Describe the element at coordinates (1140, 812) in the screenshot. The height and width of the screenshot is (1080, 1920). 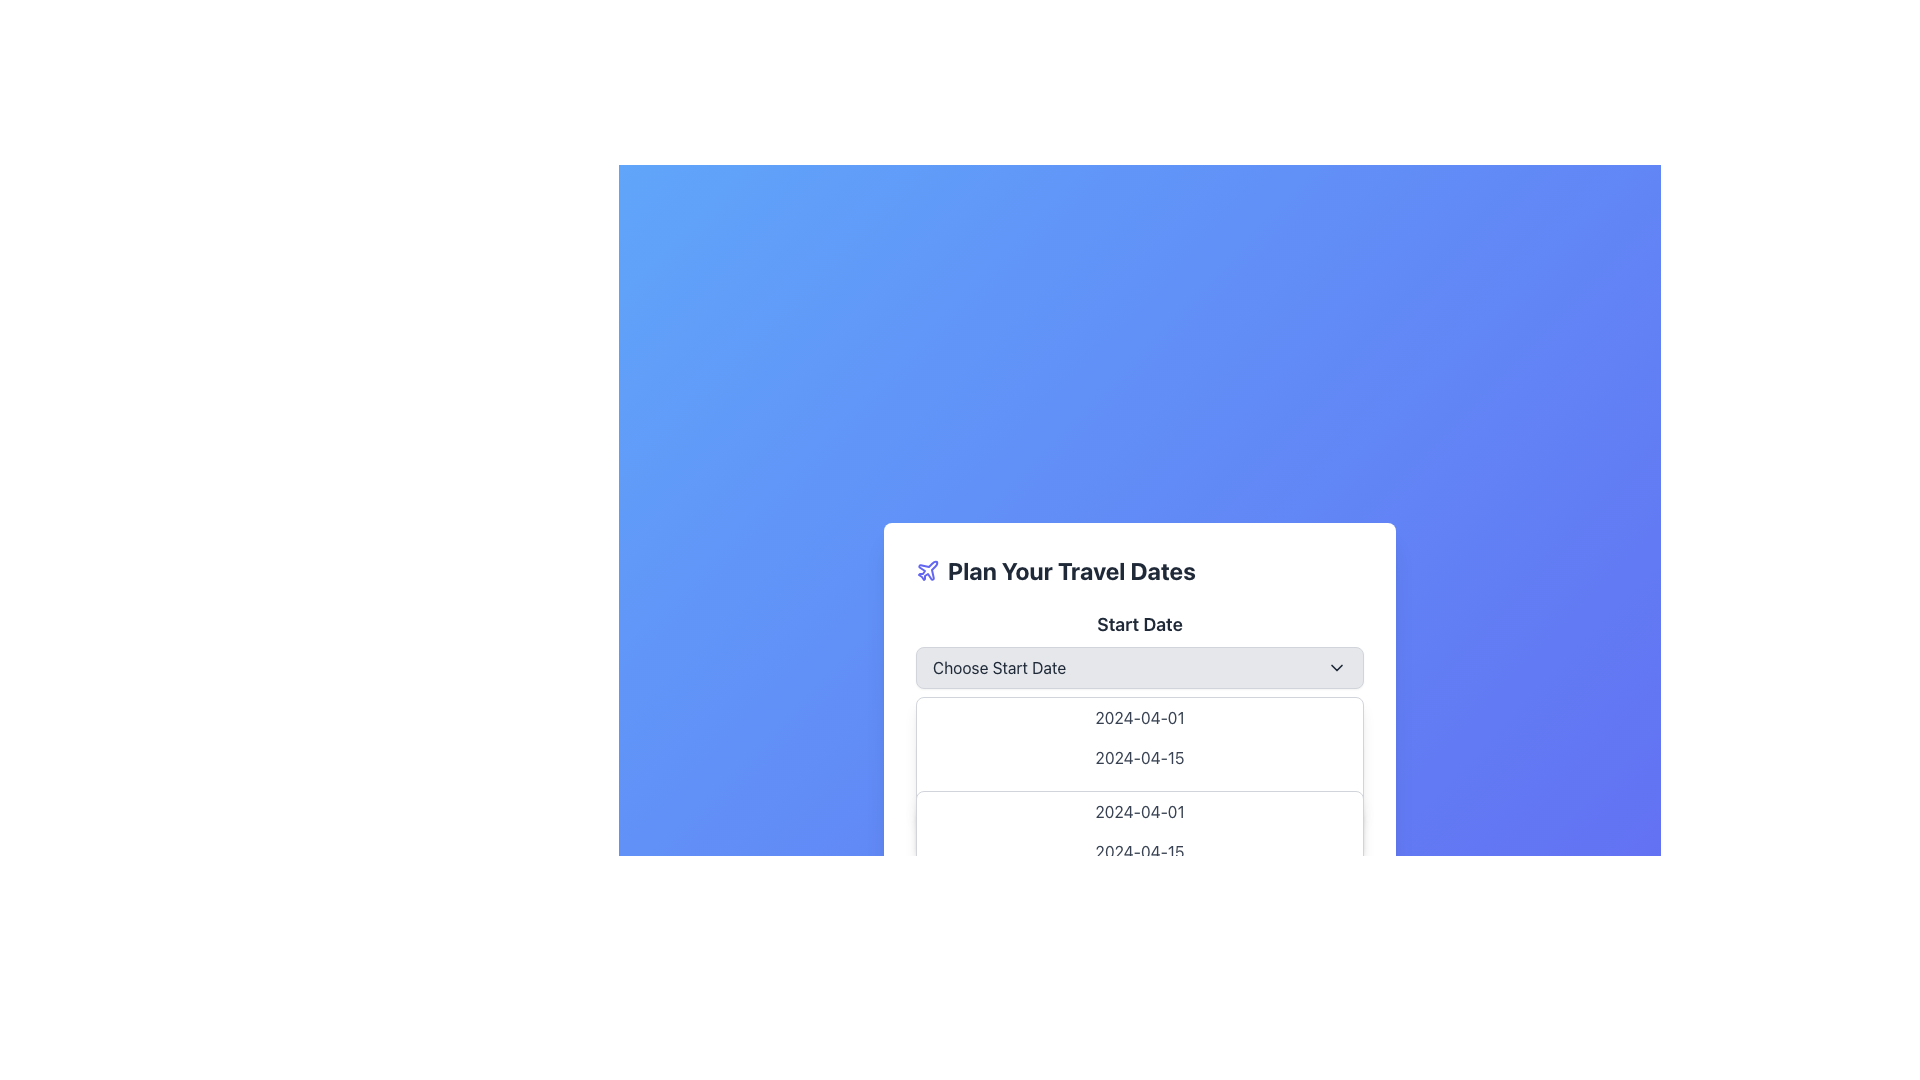
I see `the dropdown option displaying the text '2024-04-01'` at that location.